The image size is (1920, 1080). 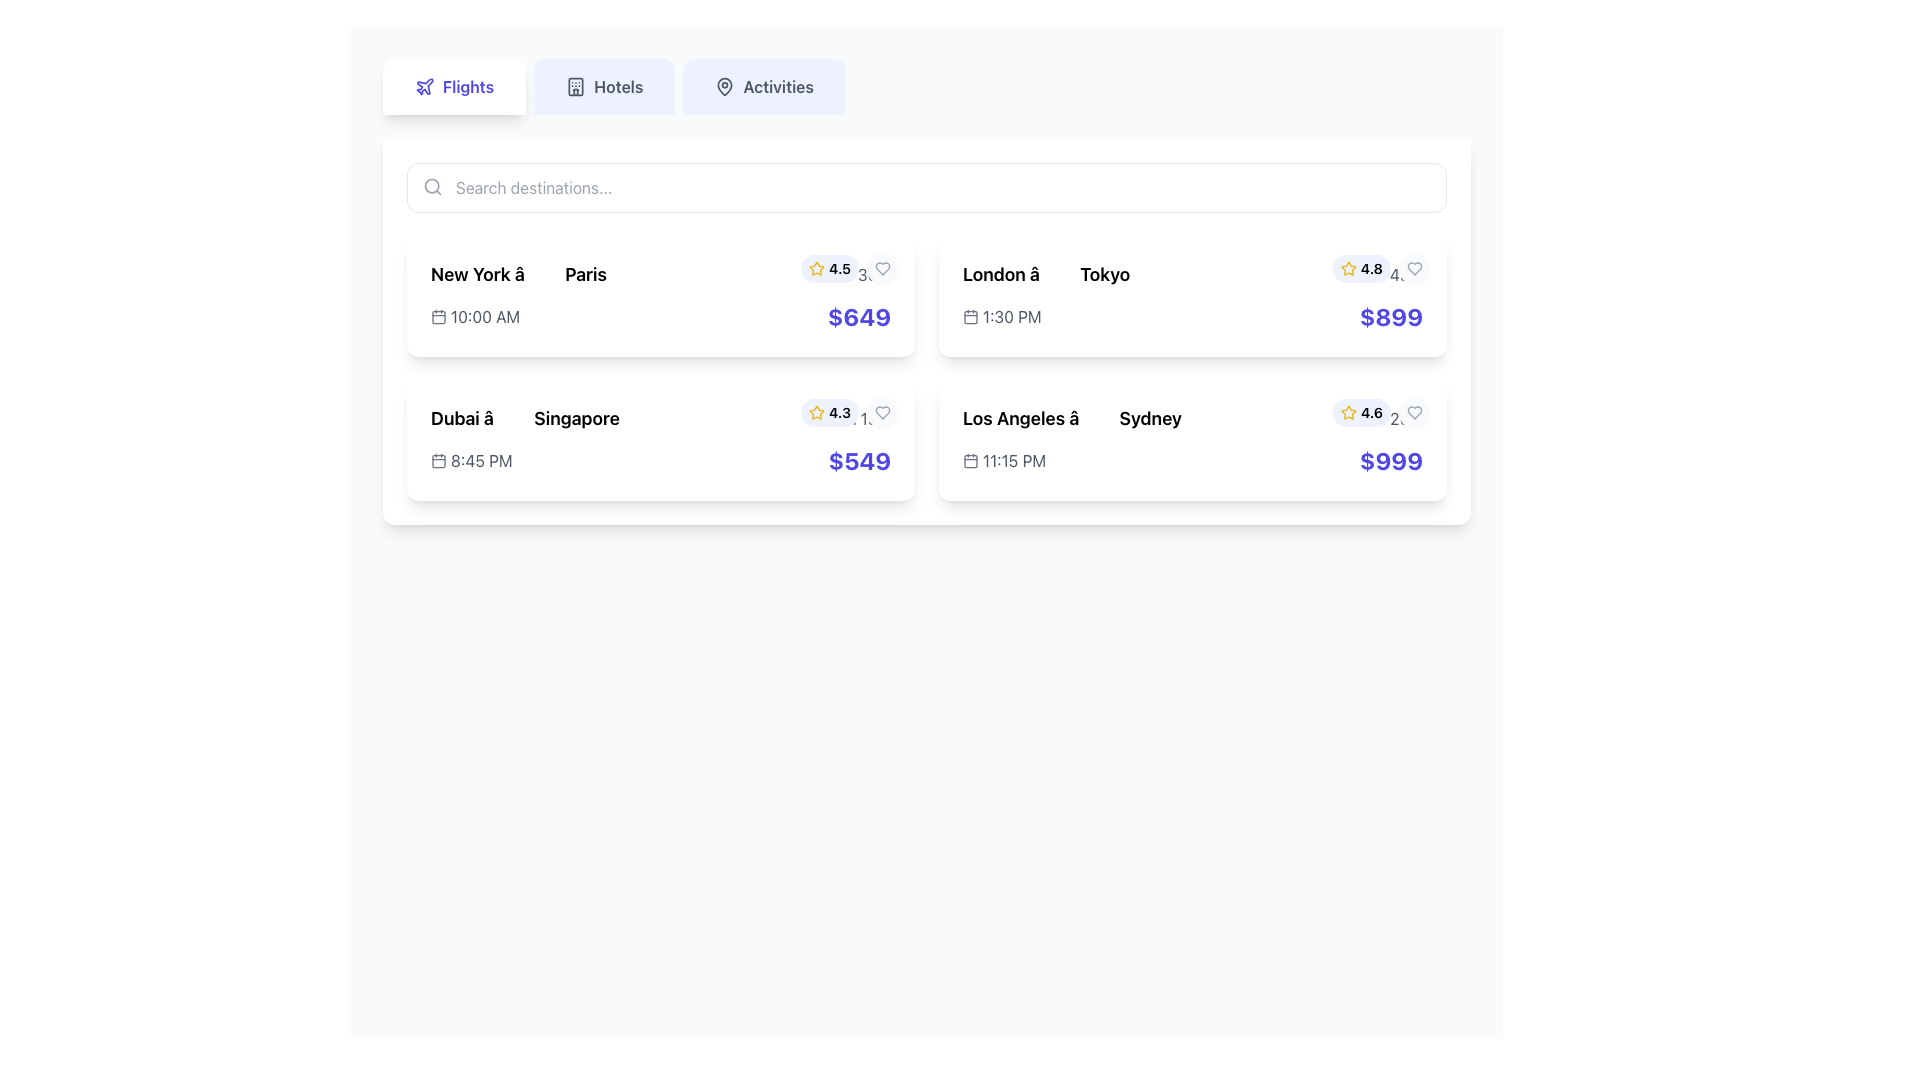 What do you see at coordinates (1348, 418) in the screenshot?
I see `the clock icon, which is a simplistic gray circular design located to the left of the text '15h 20m'` at bounding box center [1348, 418].